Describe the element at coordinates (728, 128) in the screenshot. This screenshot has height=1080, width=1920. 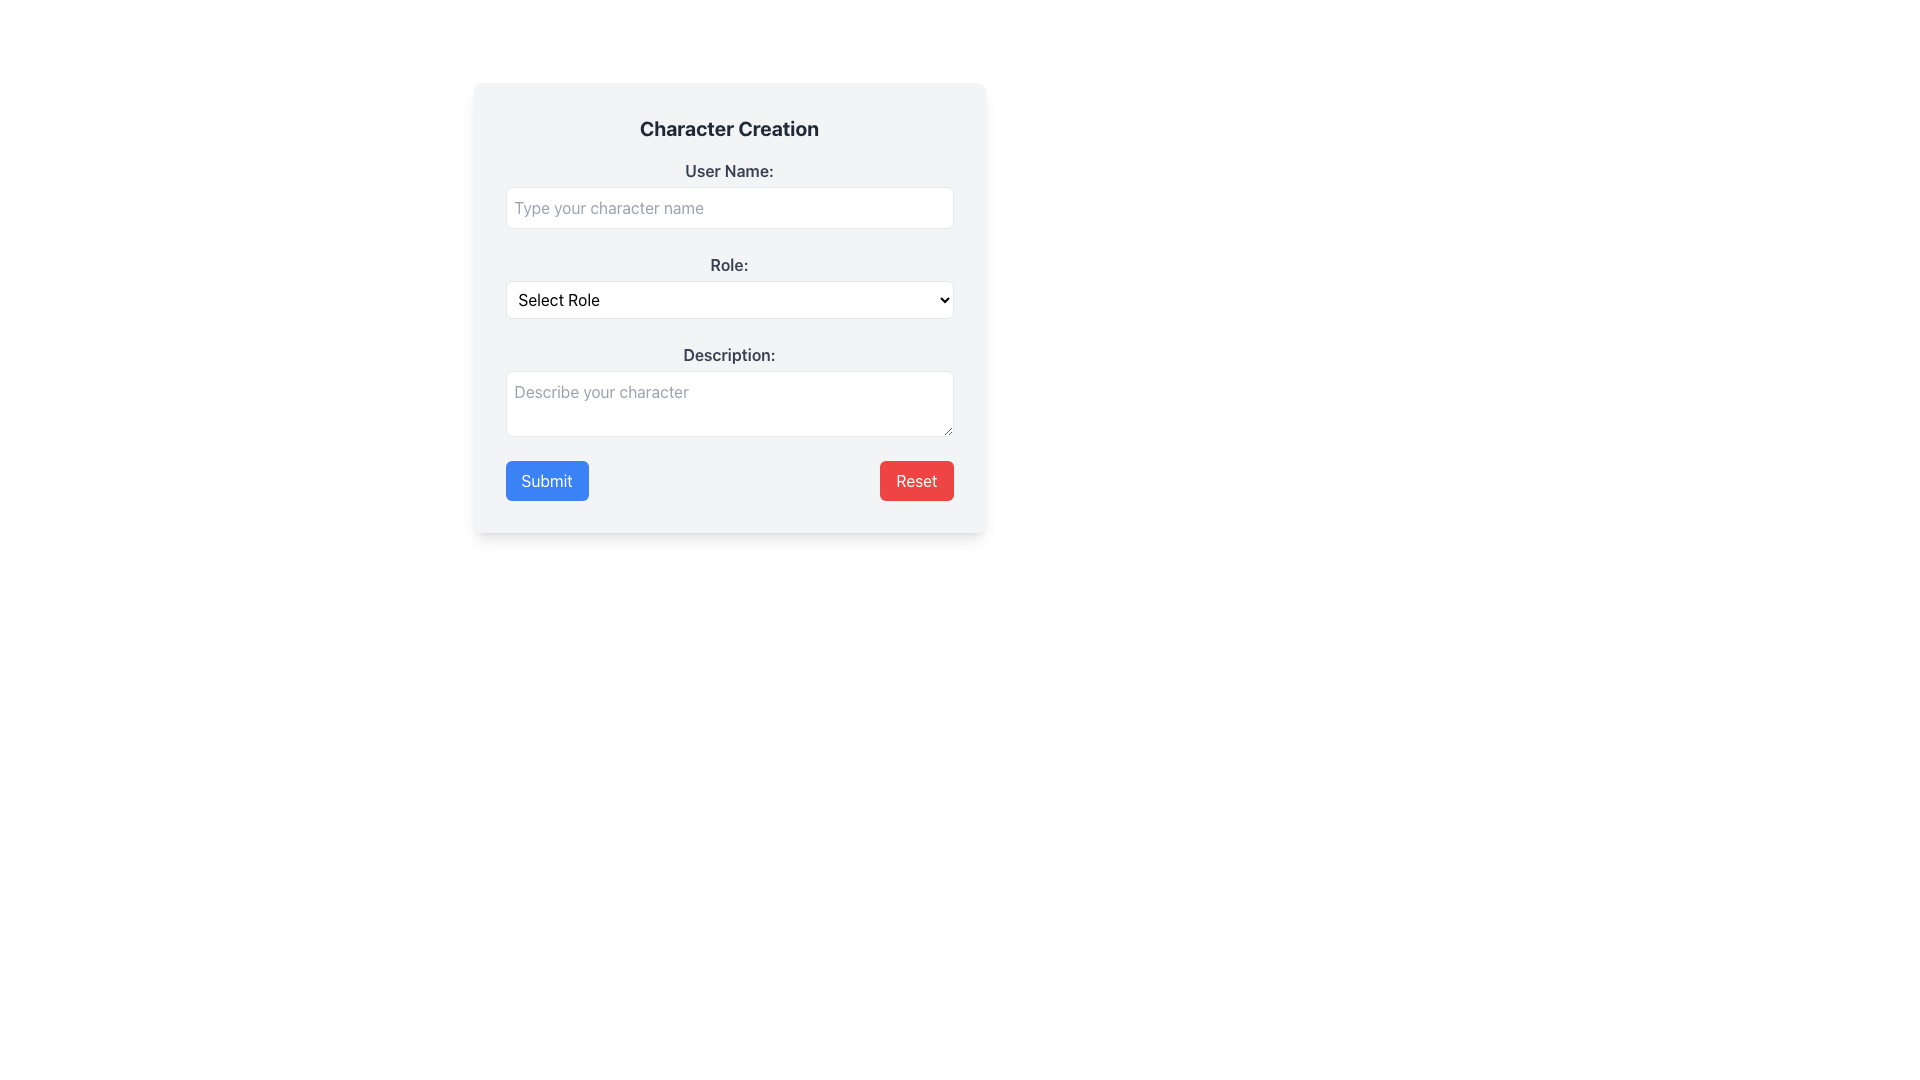
I see `the Static Text element indicating the primary action for character creation, which is positioned at the top of the card-like structure` at that location.